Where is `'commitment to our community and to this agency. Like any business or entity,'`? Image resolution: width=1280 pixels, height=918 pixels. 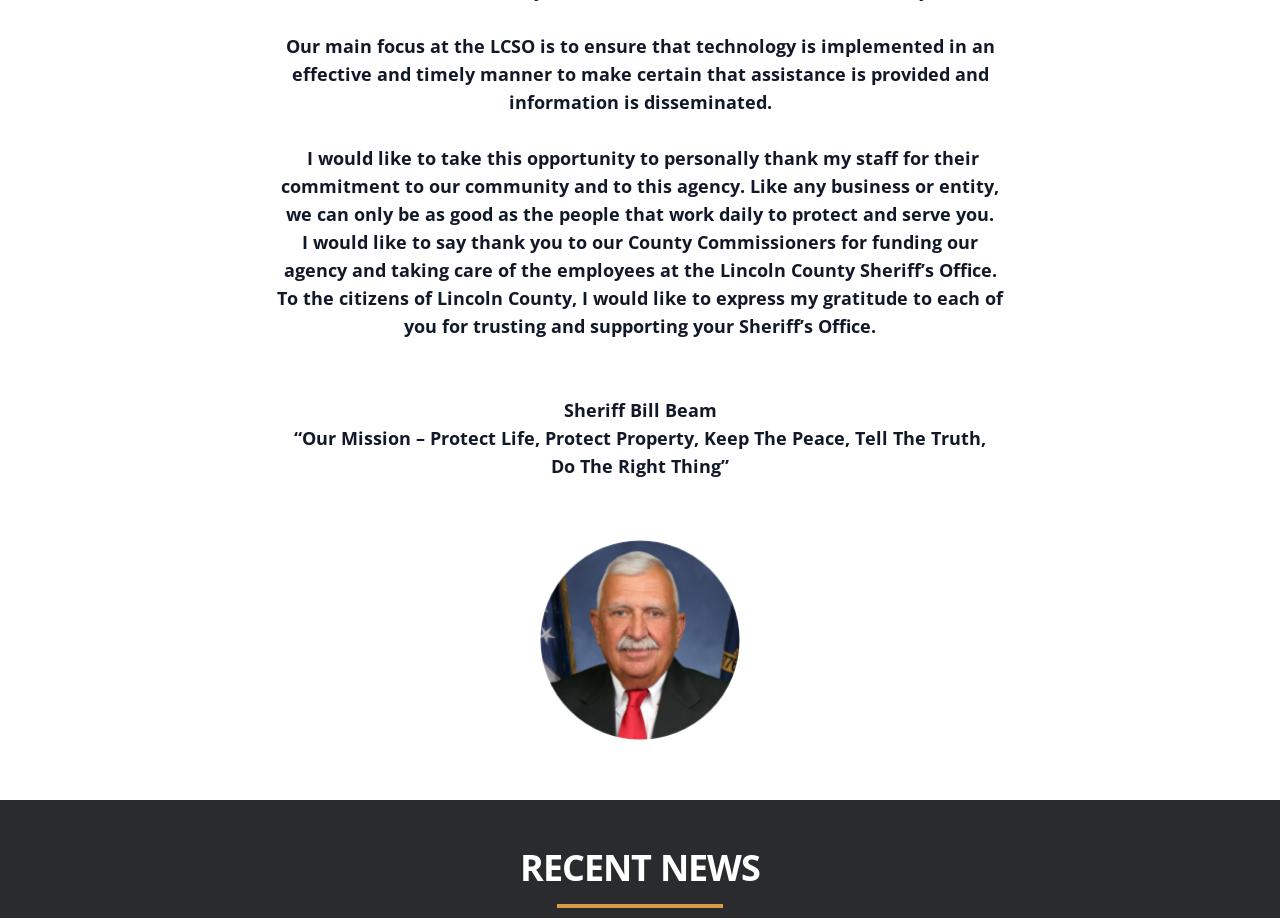
'commitment to our community and to this agency. Like any business or entity,' is located at coordinates (640, 184).